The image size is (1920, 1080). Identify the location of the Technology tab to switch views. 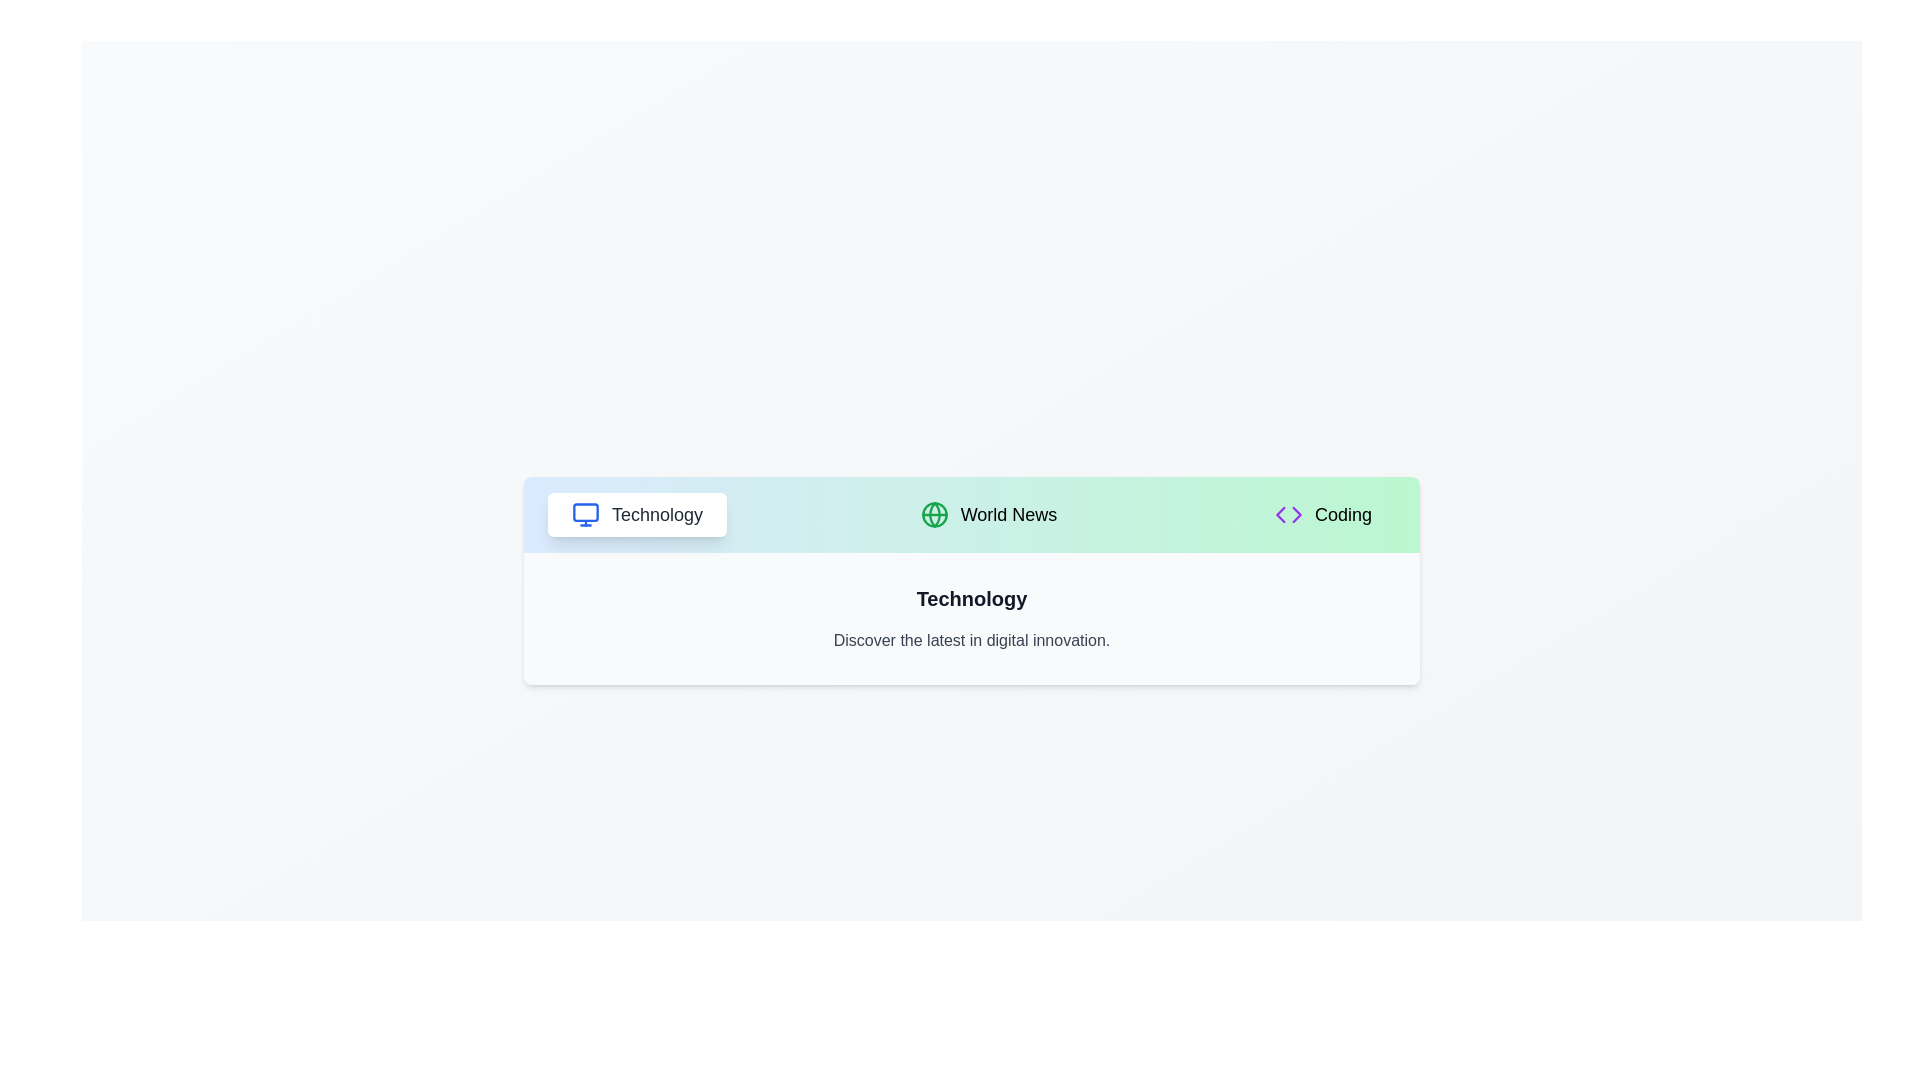
(636, 514).